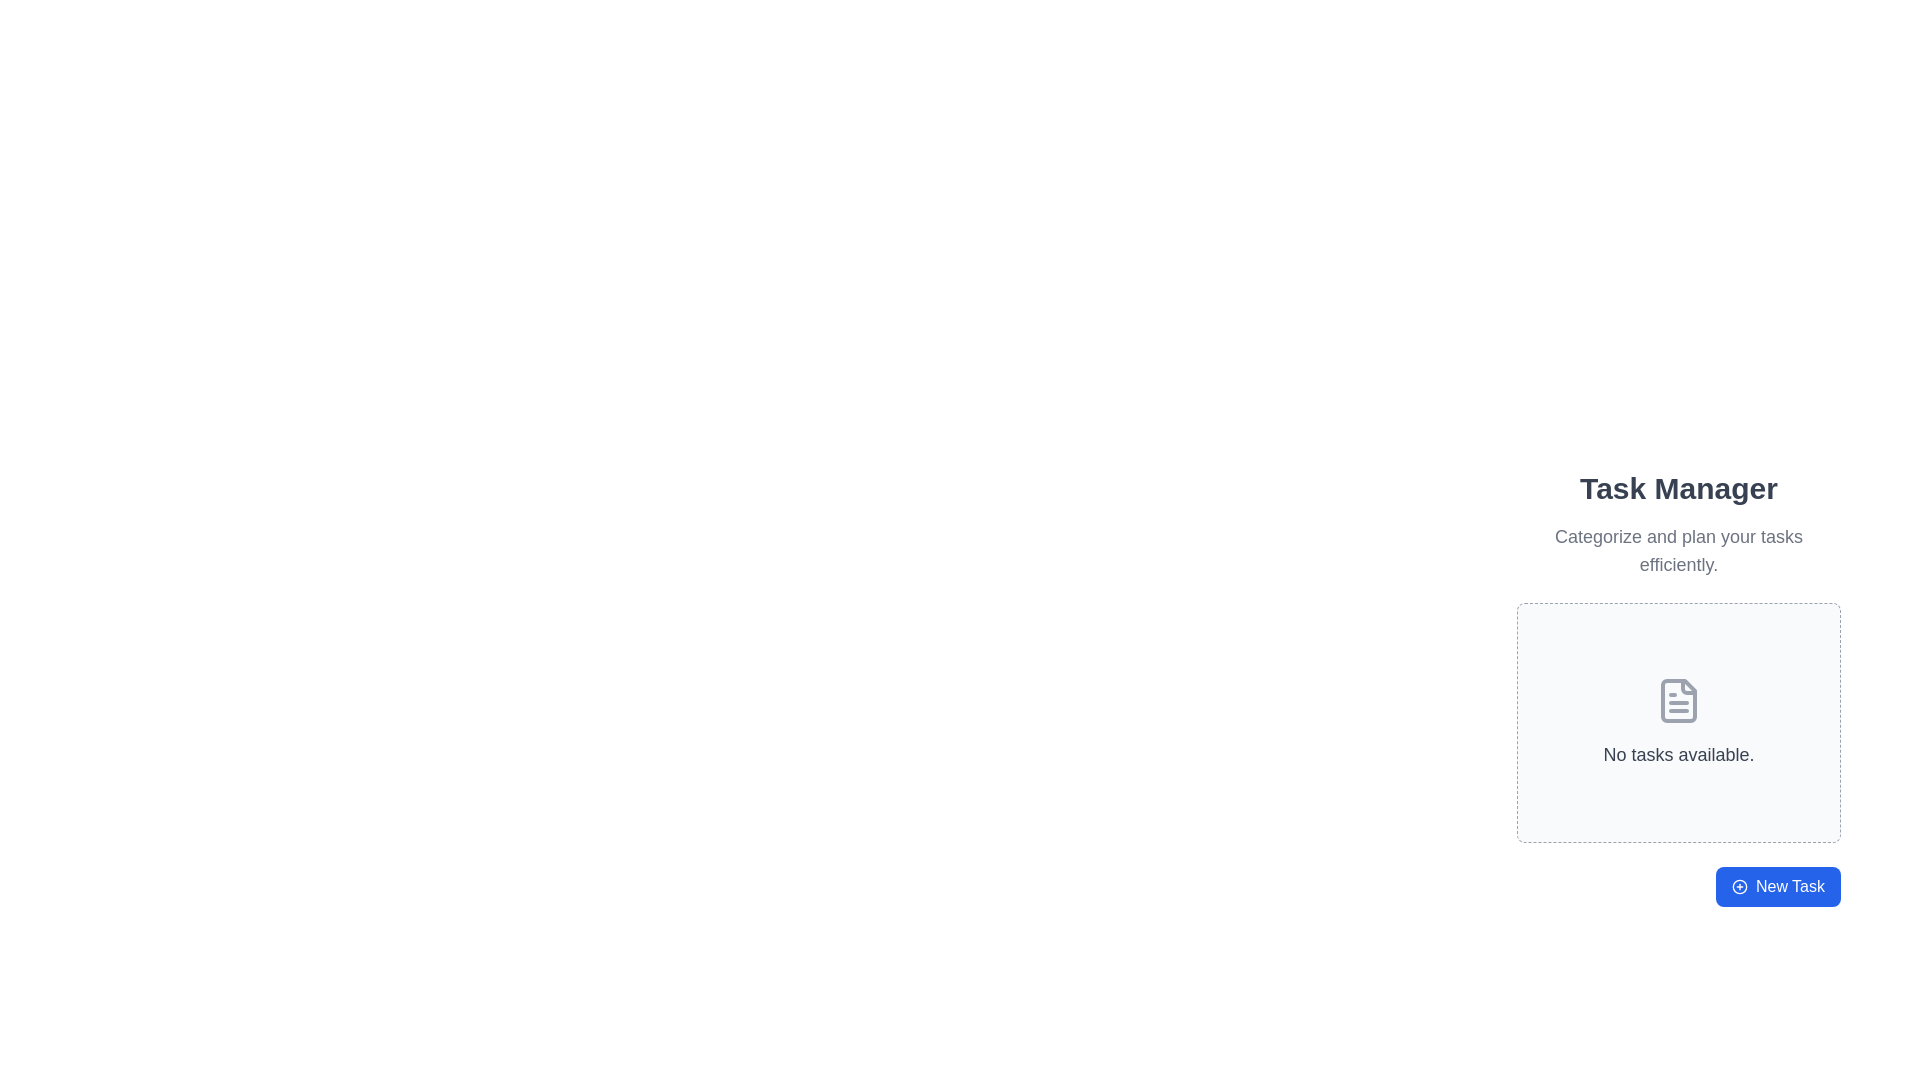 The image size is (1920, 1080). Describe the element at coordinates (1738, 886) in the screenshot. I see `the circular icon located in the bottom-right section of the interface, which is part of the 'New Task' button, indicating a creation or addition action` at that location.